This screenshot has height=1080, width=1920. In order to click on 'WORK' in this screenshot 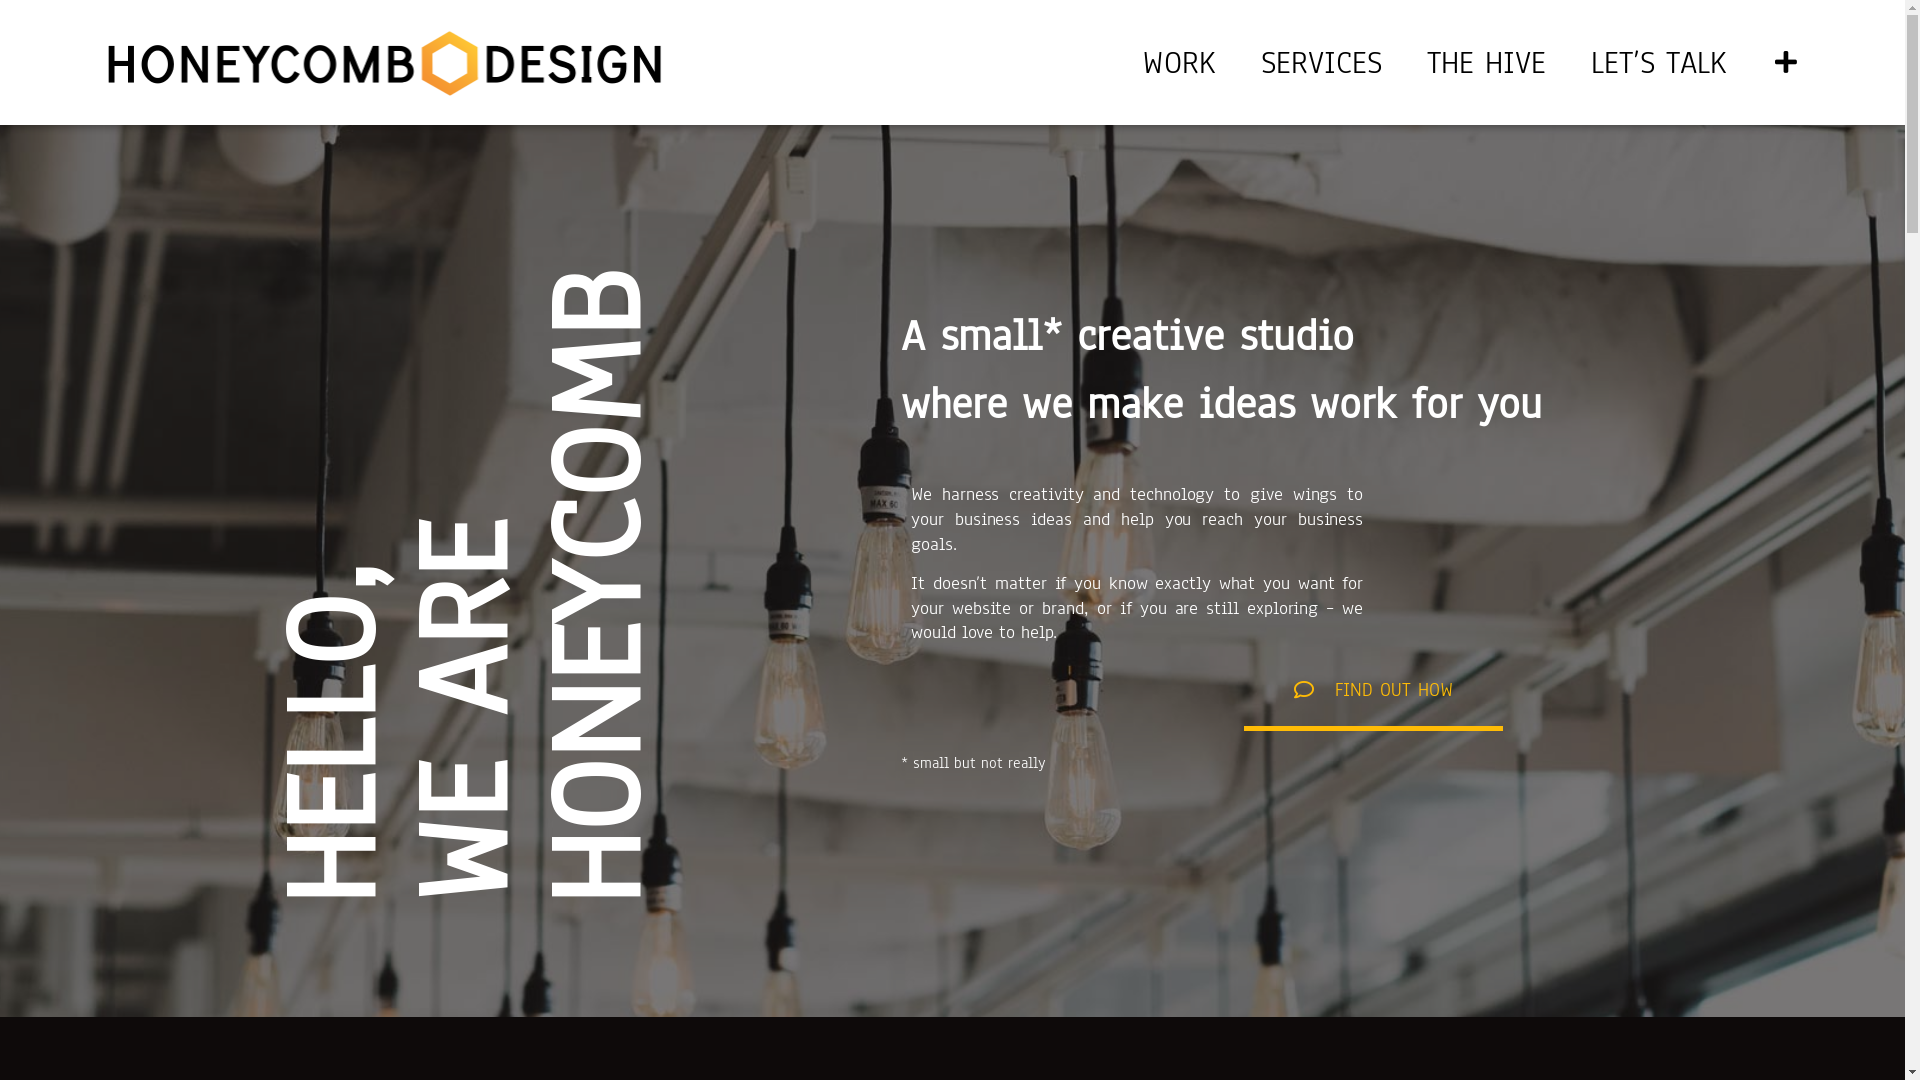, I will do `click(1179, 61)`.